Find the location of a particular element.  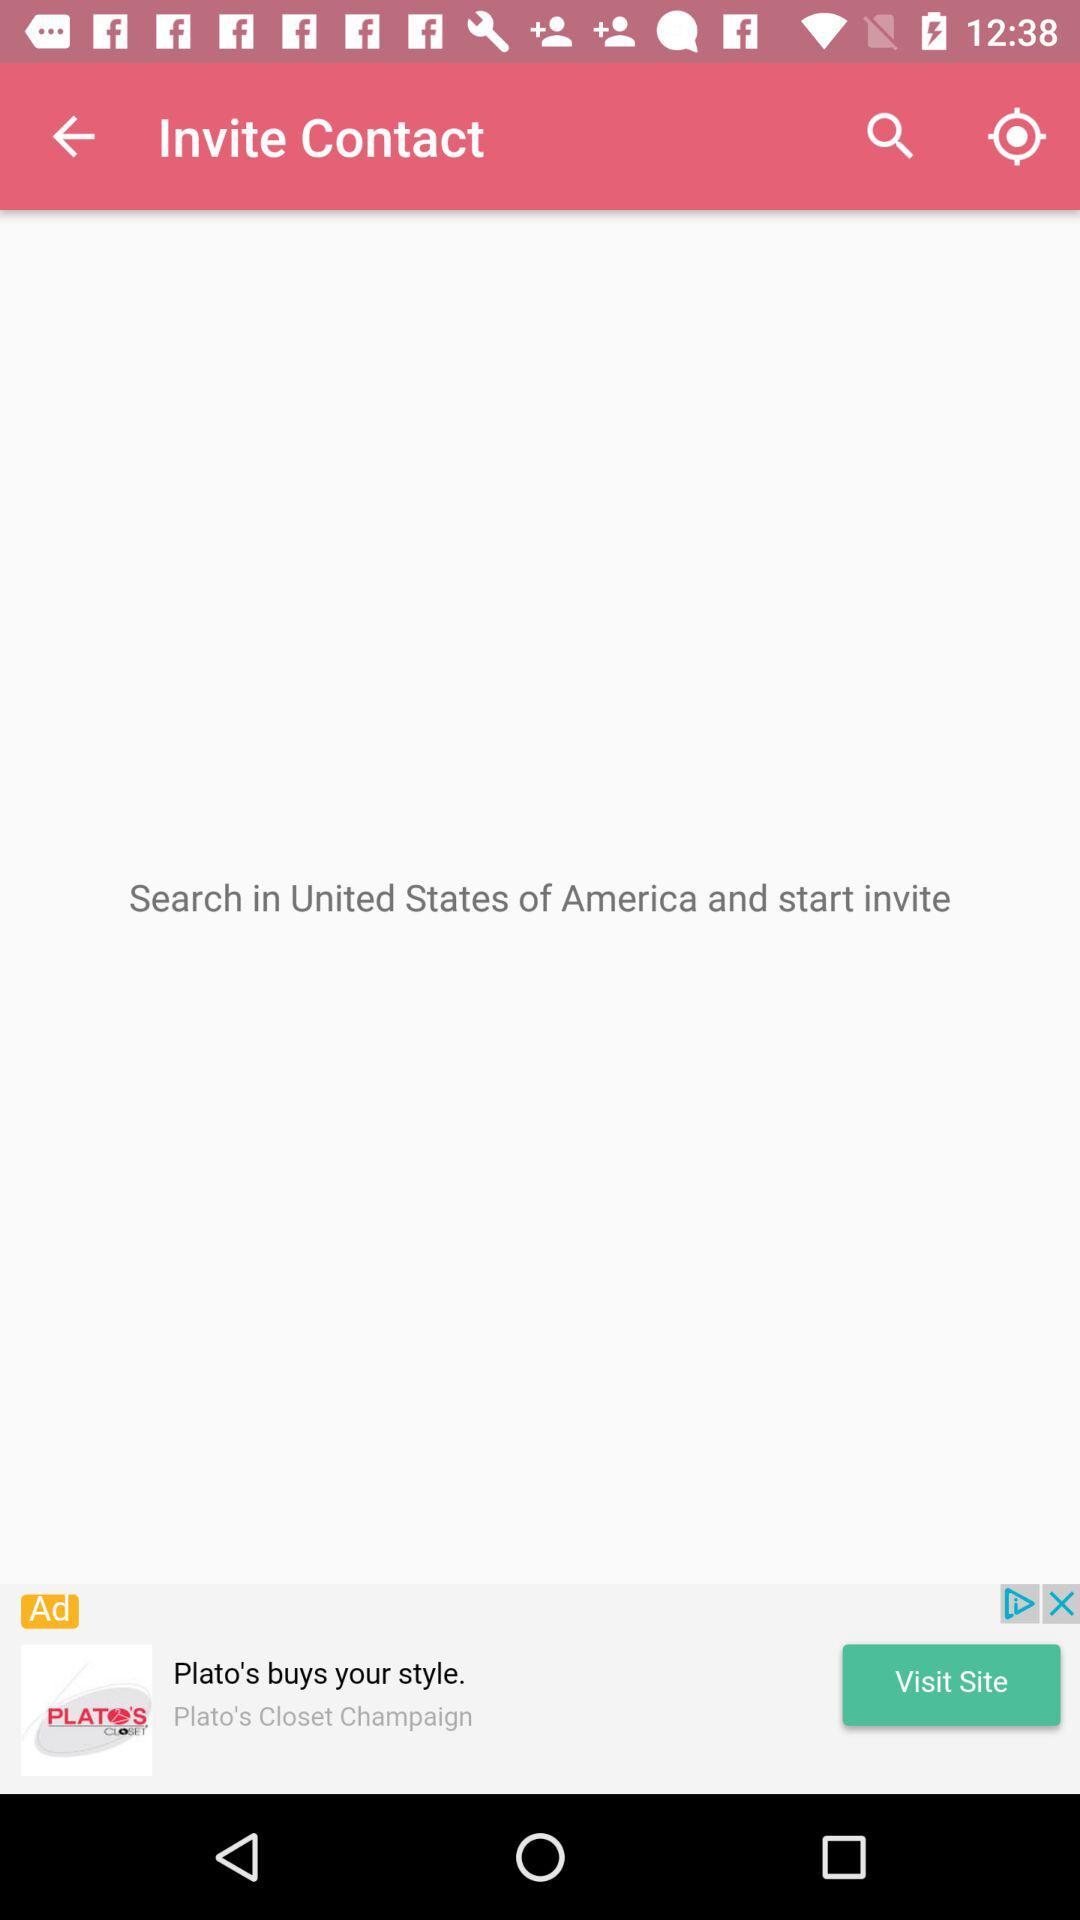

adding advertisement is located at coordinates (540, 1688).